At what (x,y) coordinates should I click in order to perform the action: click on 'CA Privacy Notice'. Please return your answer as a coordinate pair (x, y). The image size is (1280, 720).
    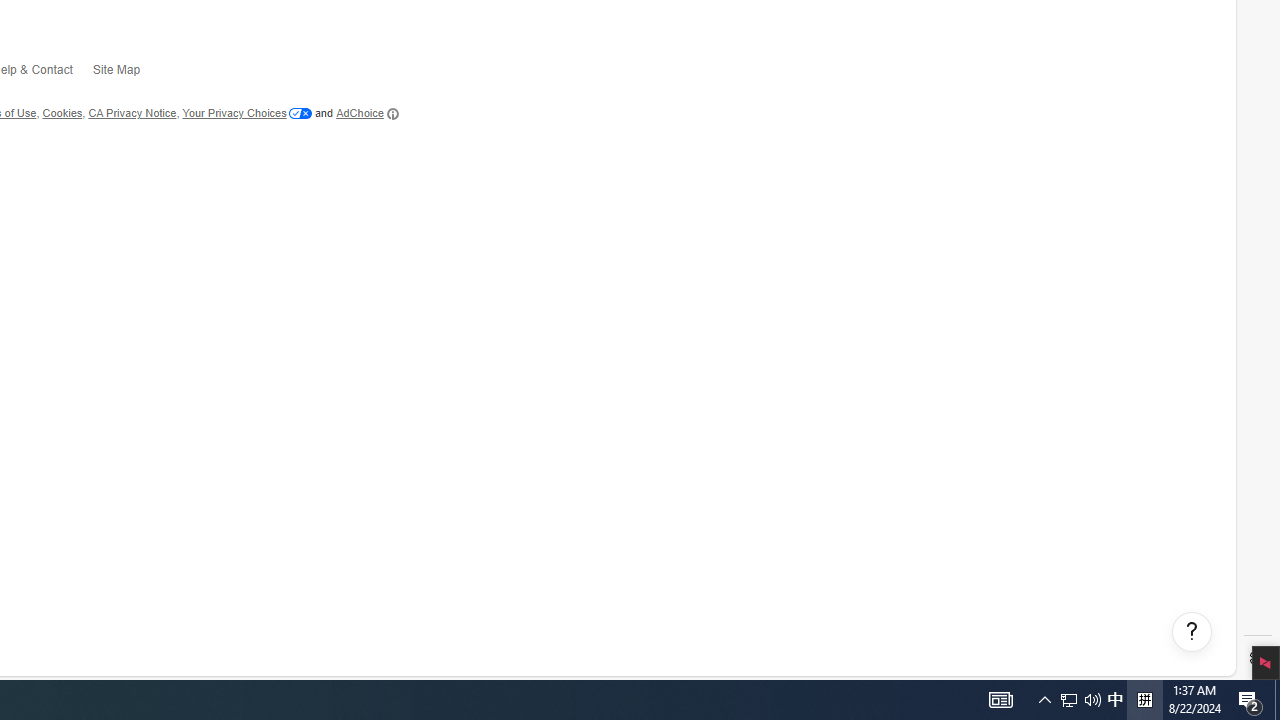
    Looking at the image, I should click on (131, 113).